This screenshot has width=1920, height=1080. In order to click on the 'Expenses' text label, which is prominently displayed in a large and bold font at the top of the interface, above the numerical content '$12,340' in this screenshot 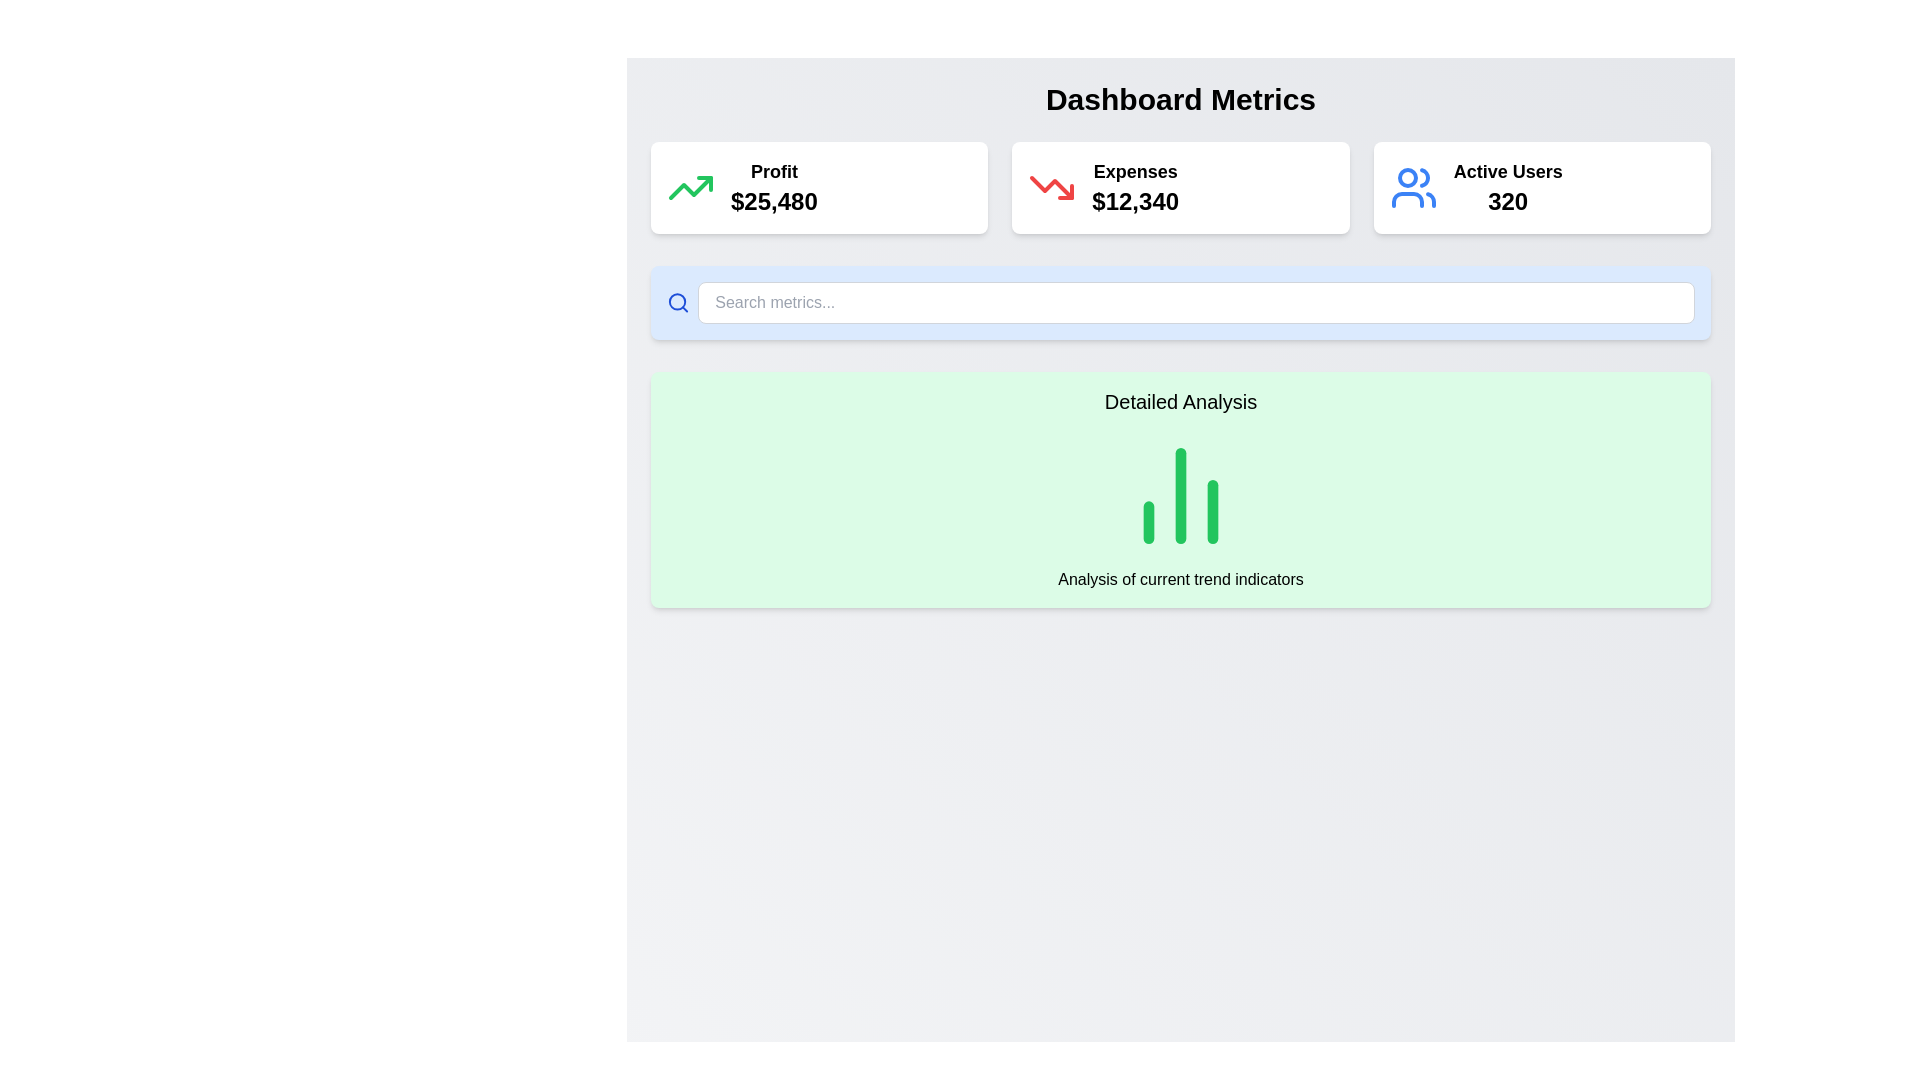, I will do `click(1135, 171)`.